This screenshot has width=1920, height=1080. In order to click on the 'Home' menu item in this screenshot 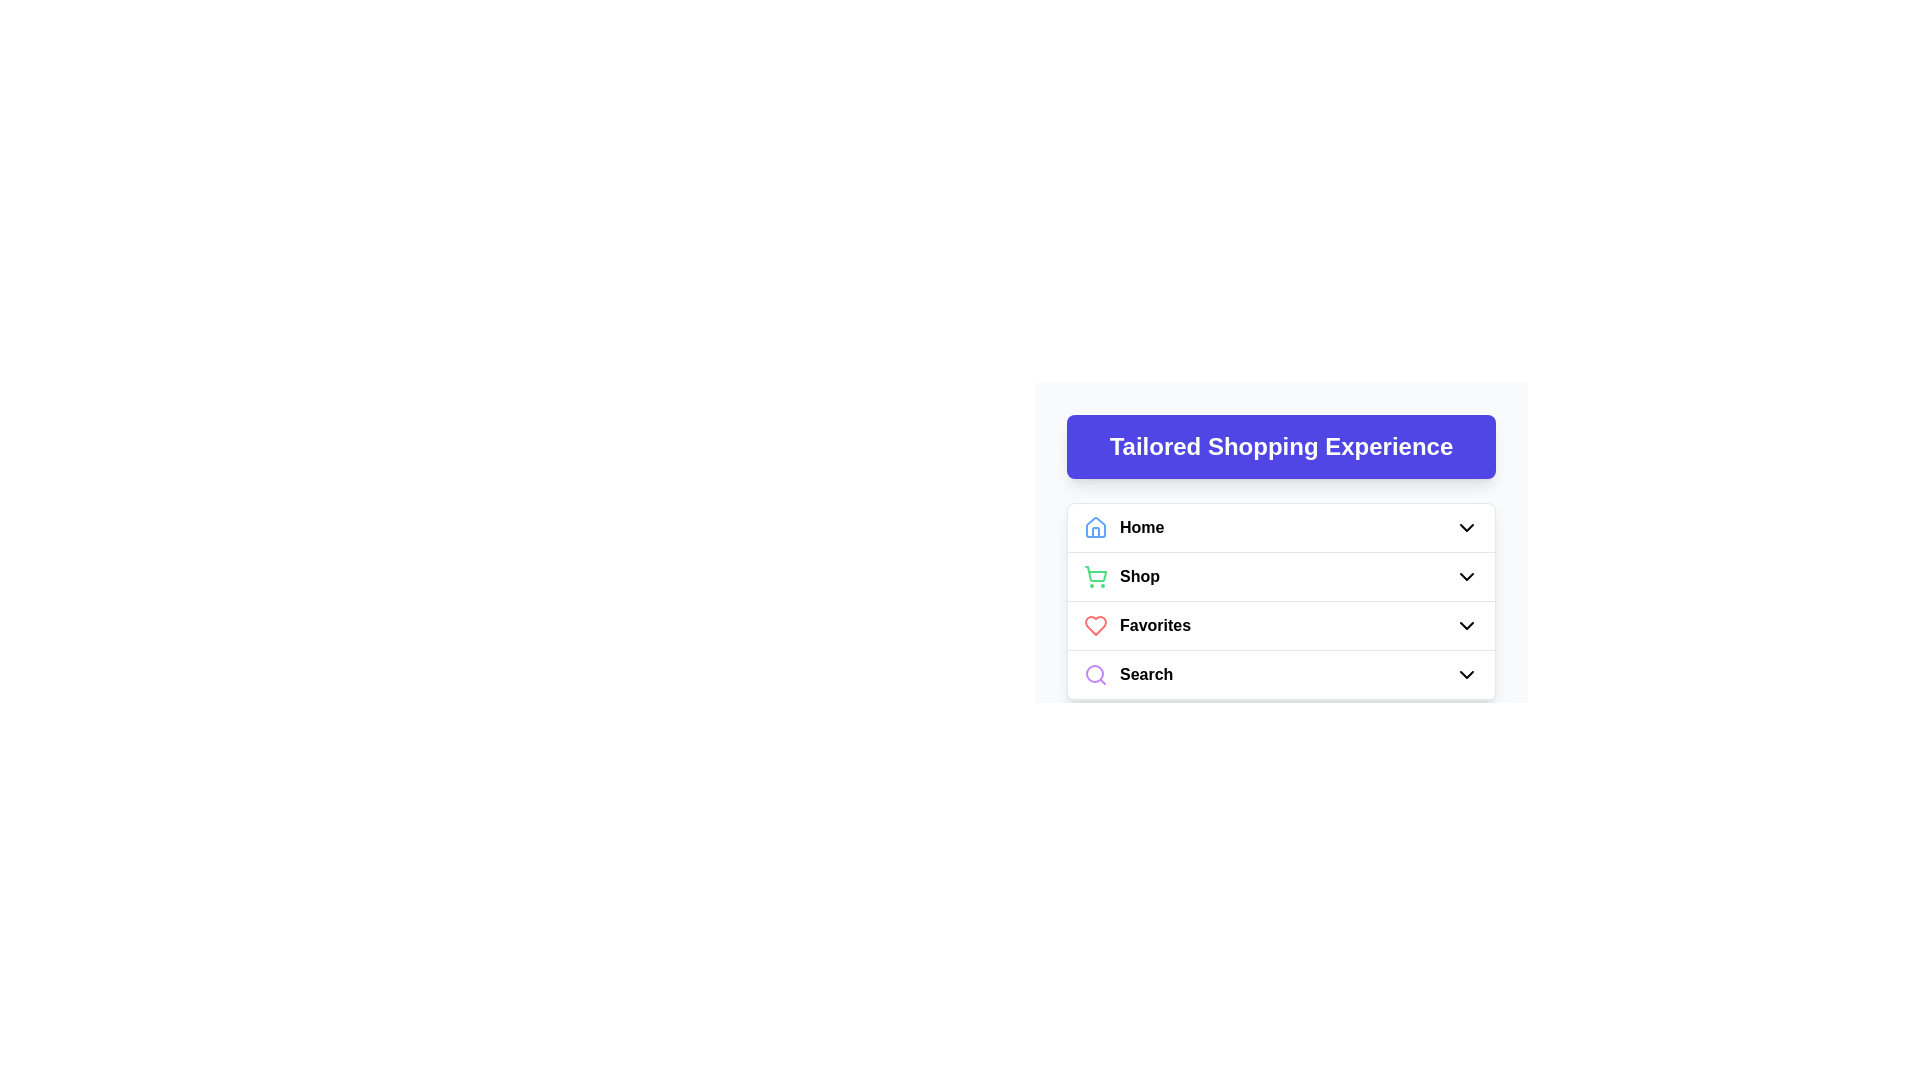, I will do `click(1124, 527)`.